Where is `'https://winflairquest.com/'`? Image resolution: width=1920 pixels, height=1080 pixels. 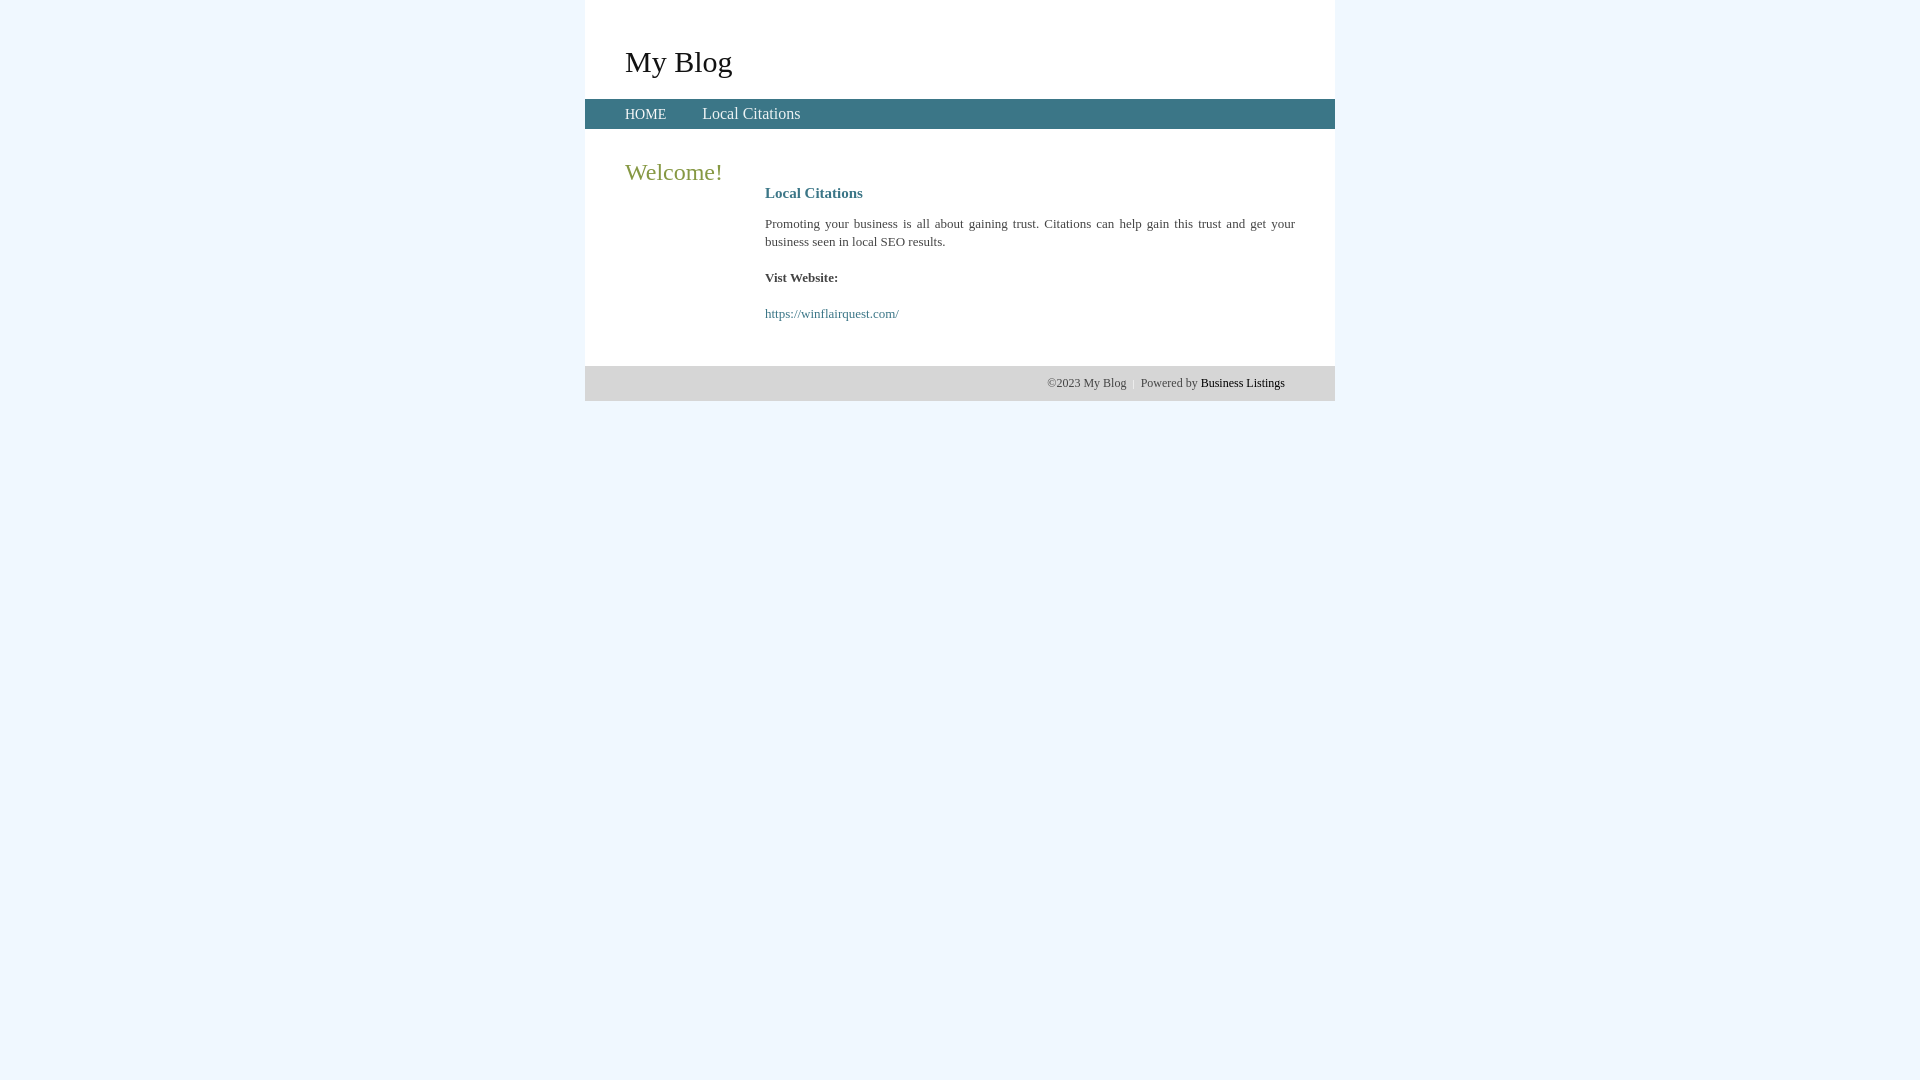 'https://winflairquest.com/' is located at coordinates (763, 313).